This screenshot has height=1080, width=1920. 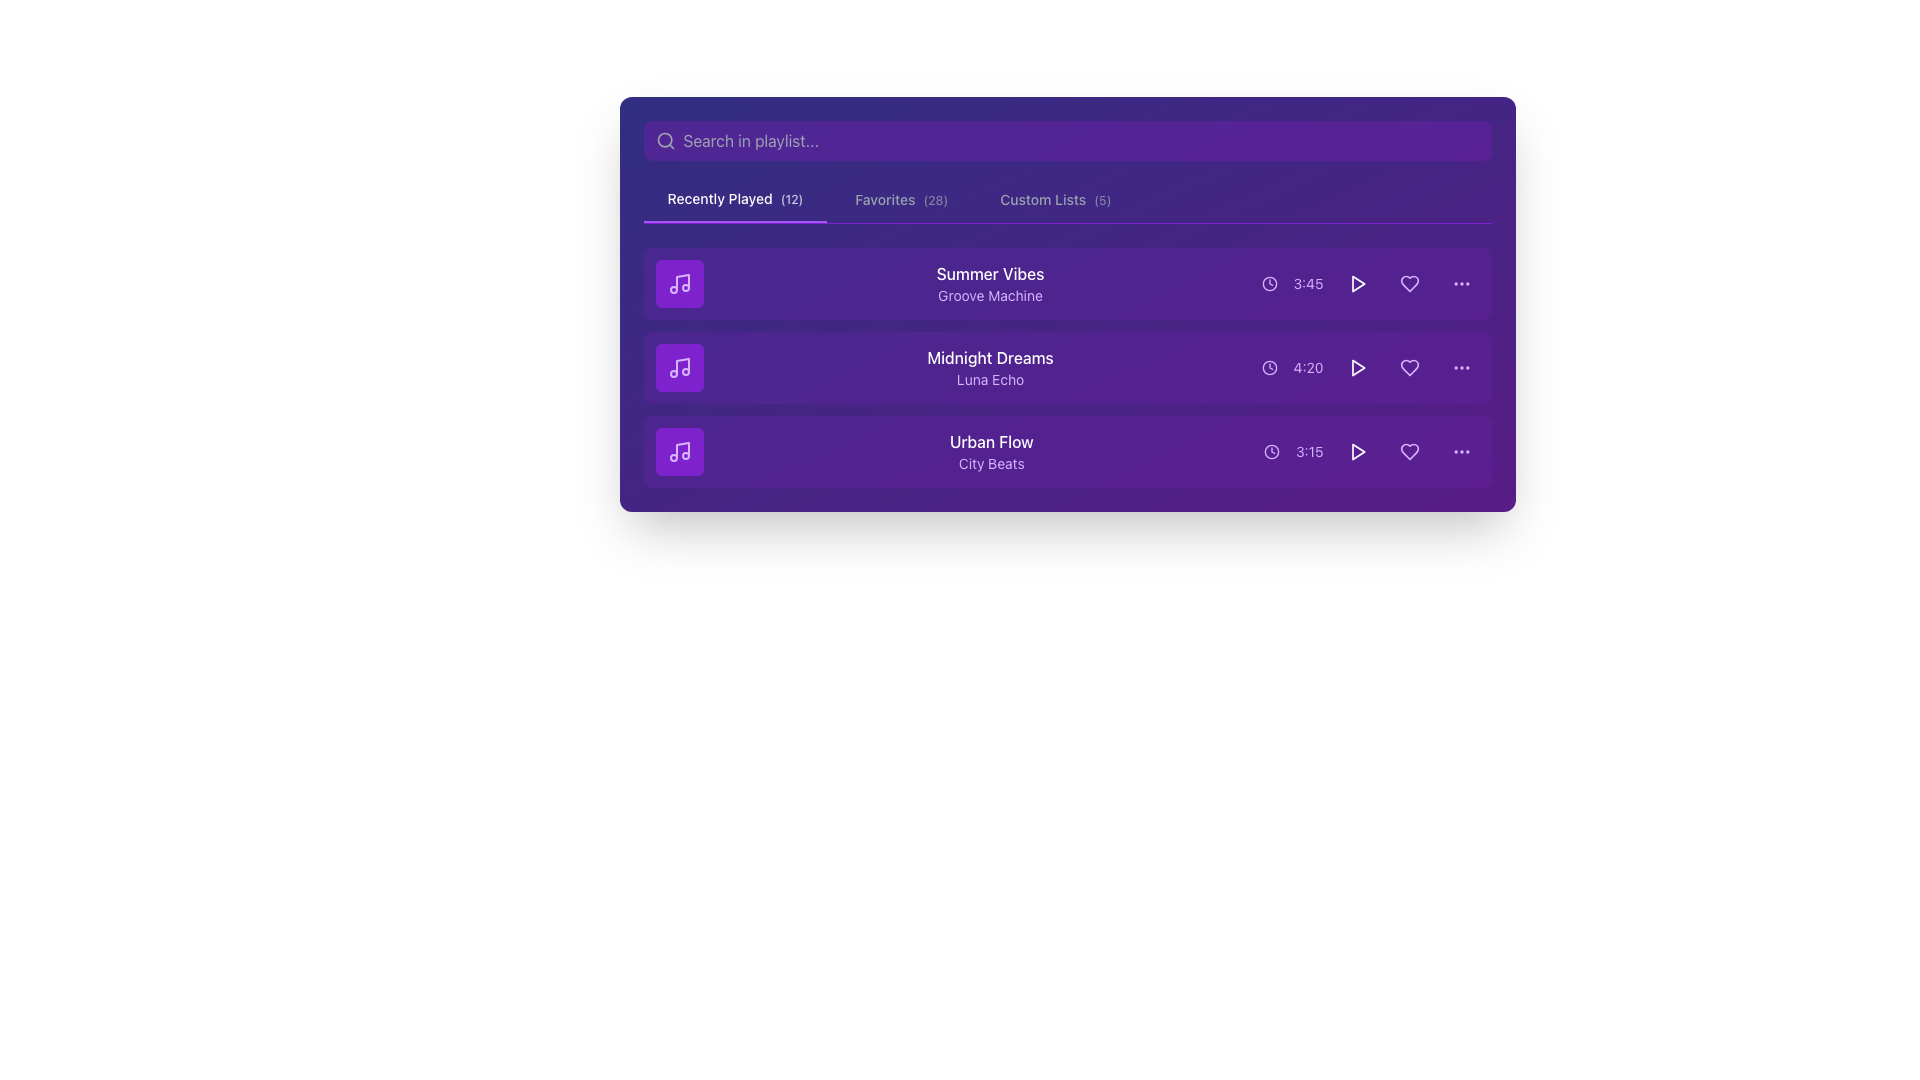 What do you see at coordinates (1357, 284) in the screenshot?
I see `the play button located in the middle-right area of the first row of the playlist table, next to the time text '3:45'` at bounding box center [1357, 284].